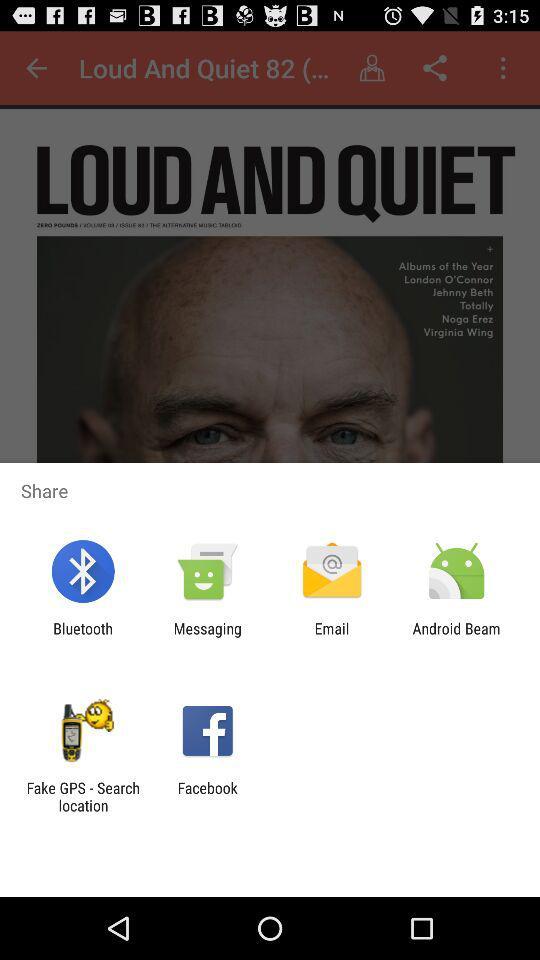  Describe the element at coordinates (206, 796) in the screenshot. I see `facebook icon` at that location.